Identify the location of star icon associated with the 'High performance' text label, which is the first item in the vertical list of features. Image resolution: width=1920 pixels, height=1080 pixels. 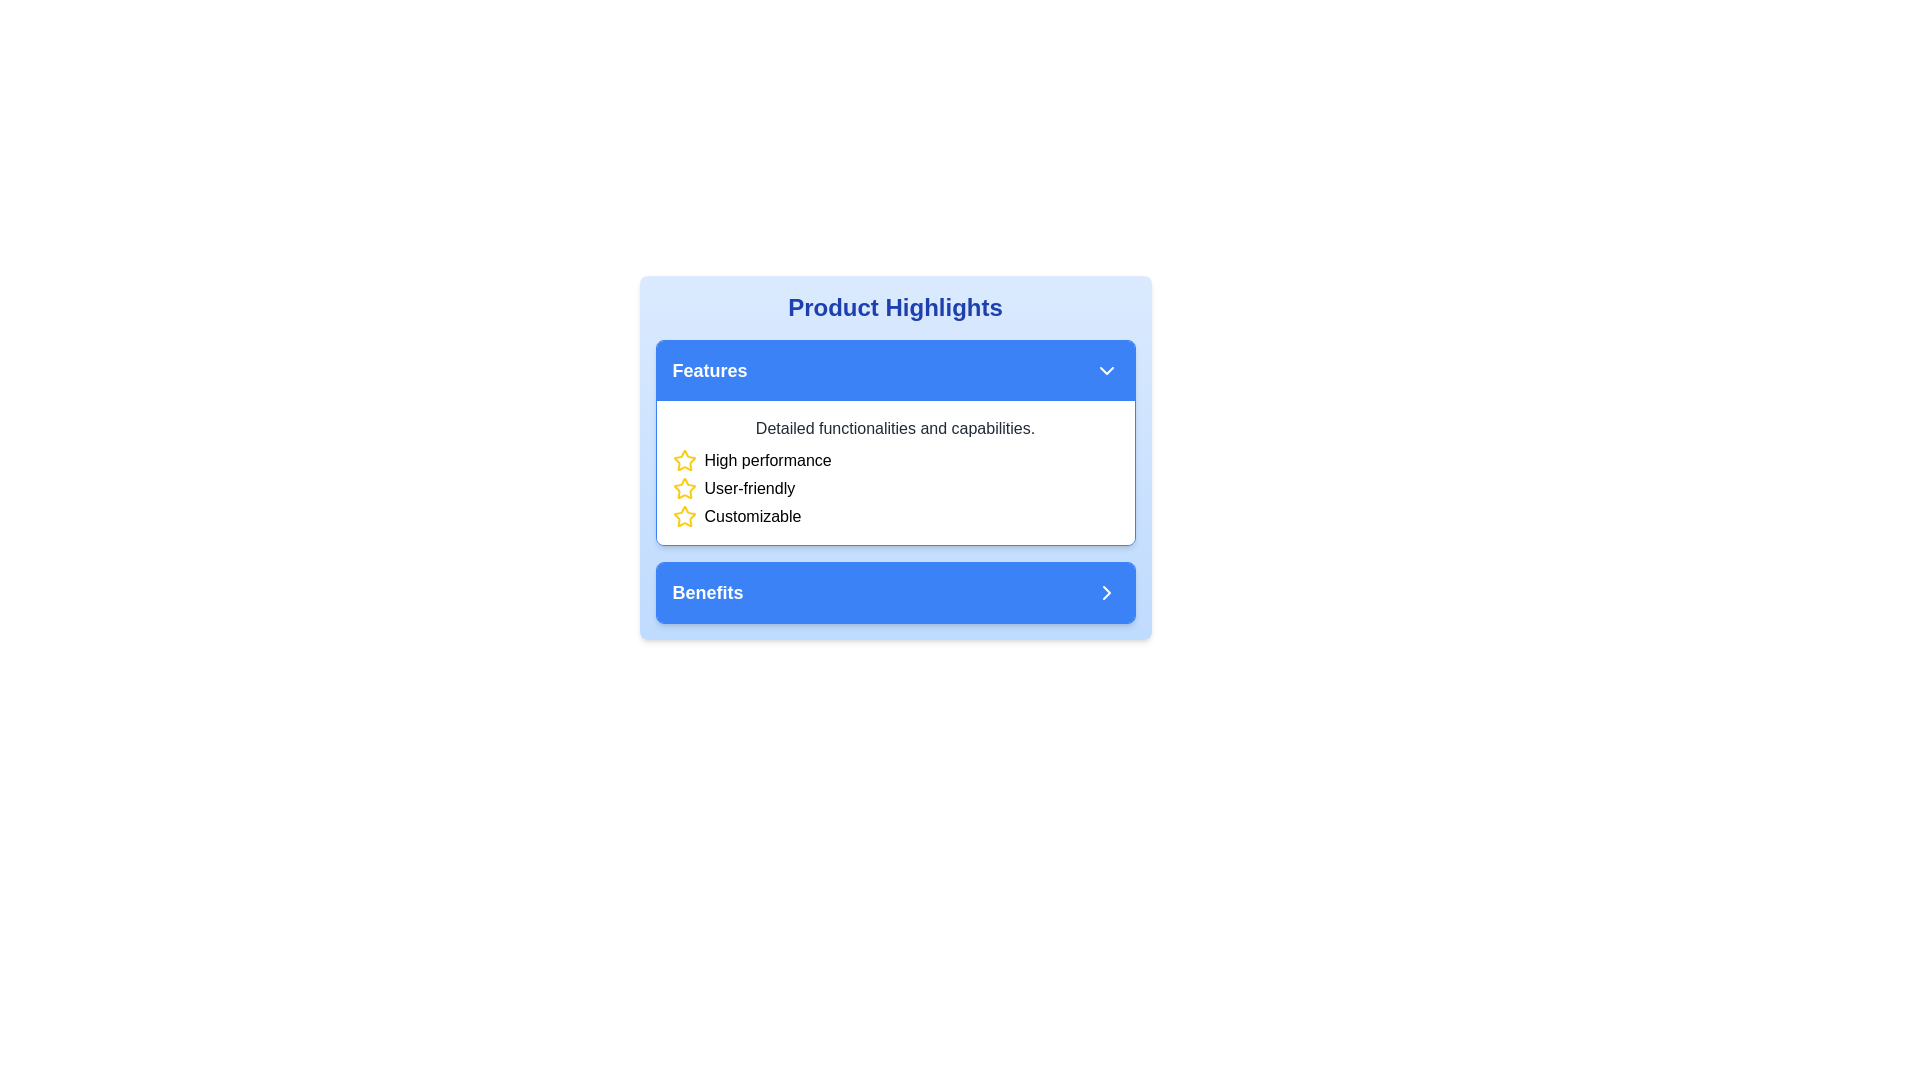
(894, 461).